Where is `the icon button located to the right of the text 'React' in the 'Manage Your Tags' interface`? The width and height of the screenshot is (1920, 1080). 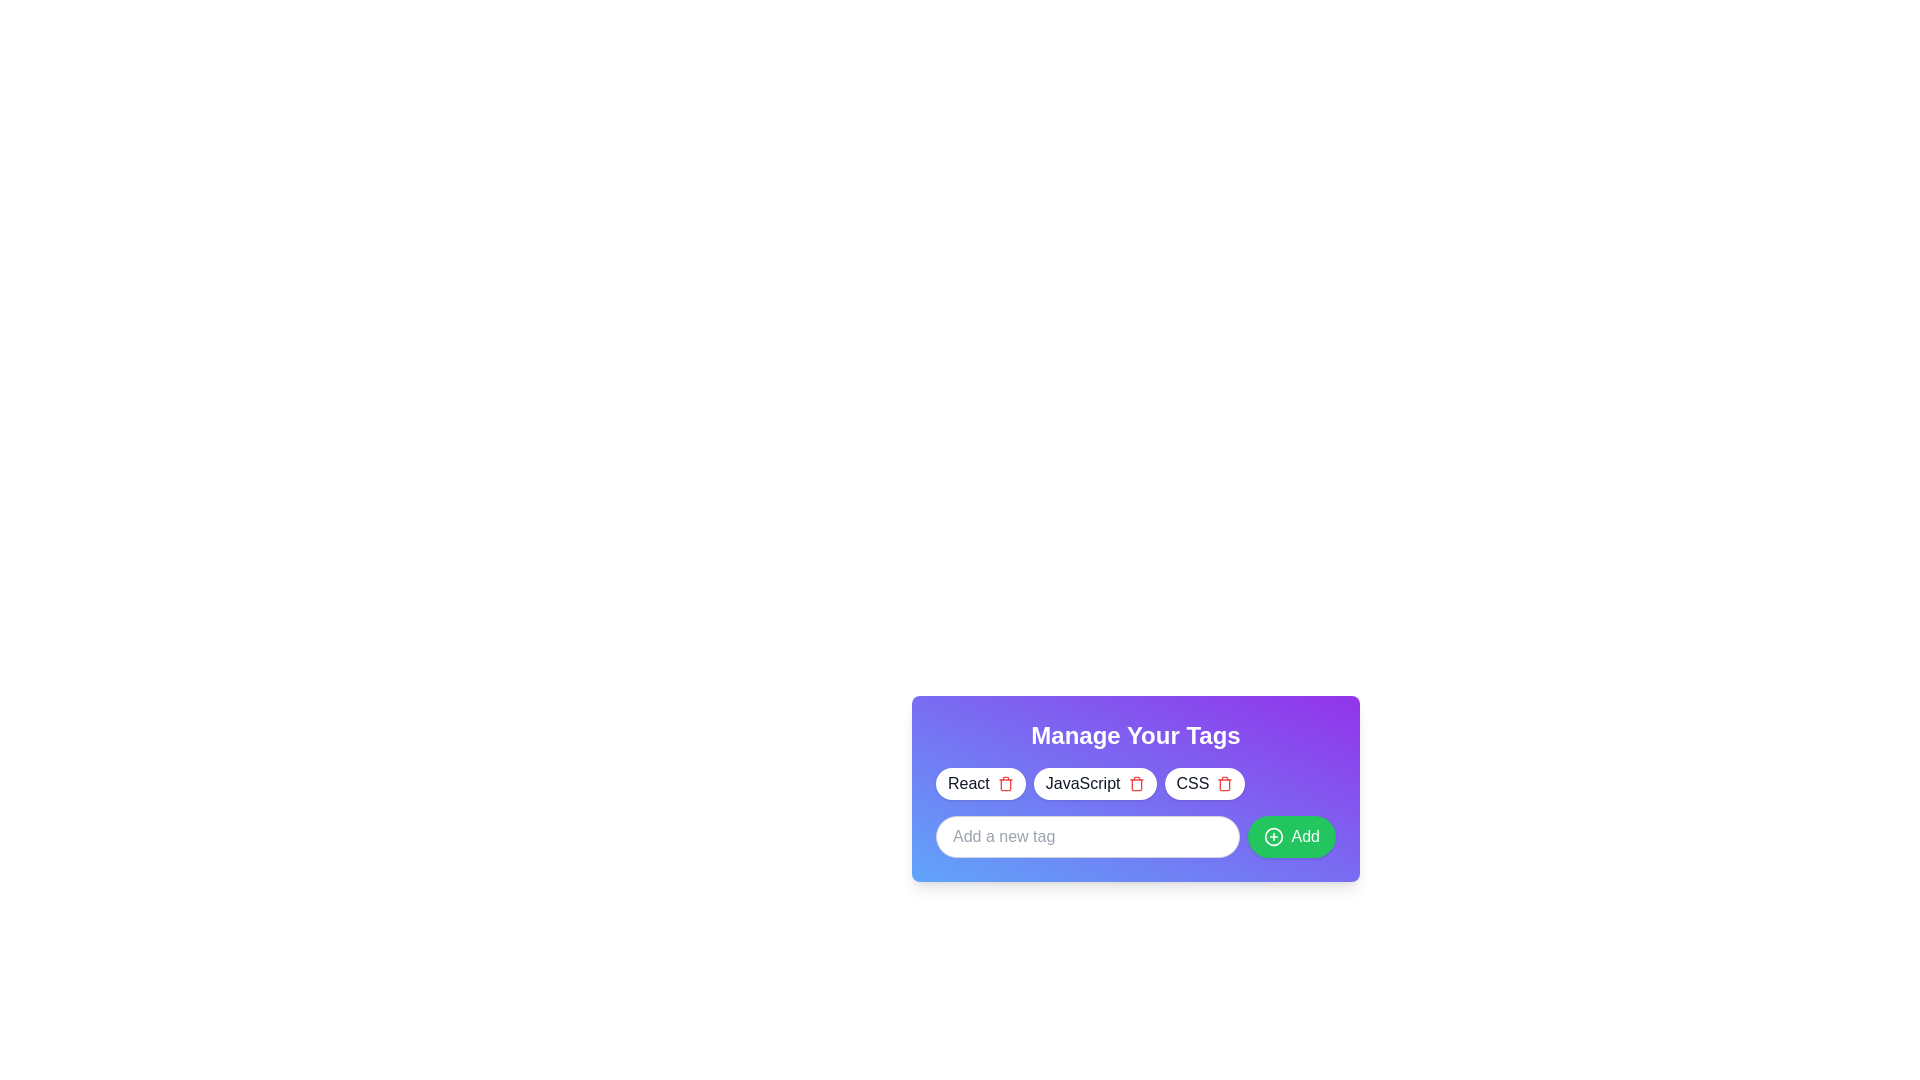
the icon button located to the right of the text 'React' in the 'Manage Your Tags' interface is located at coordinates (1005, 782).